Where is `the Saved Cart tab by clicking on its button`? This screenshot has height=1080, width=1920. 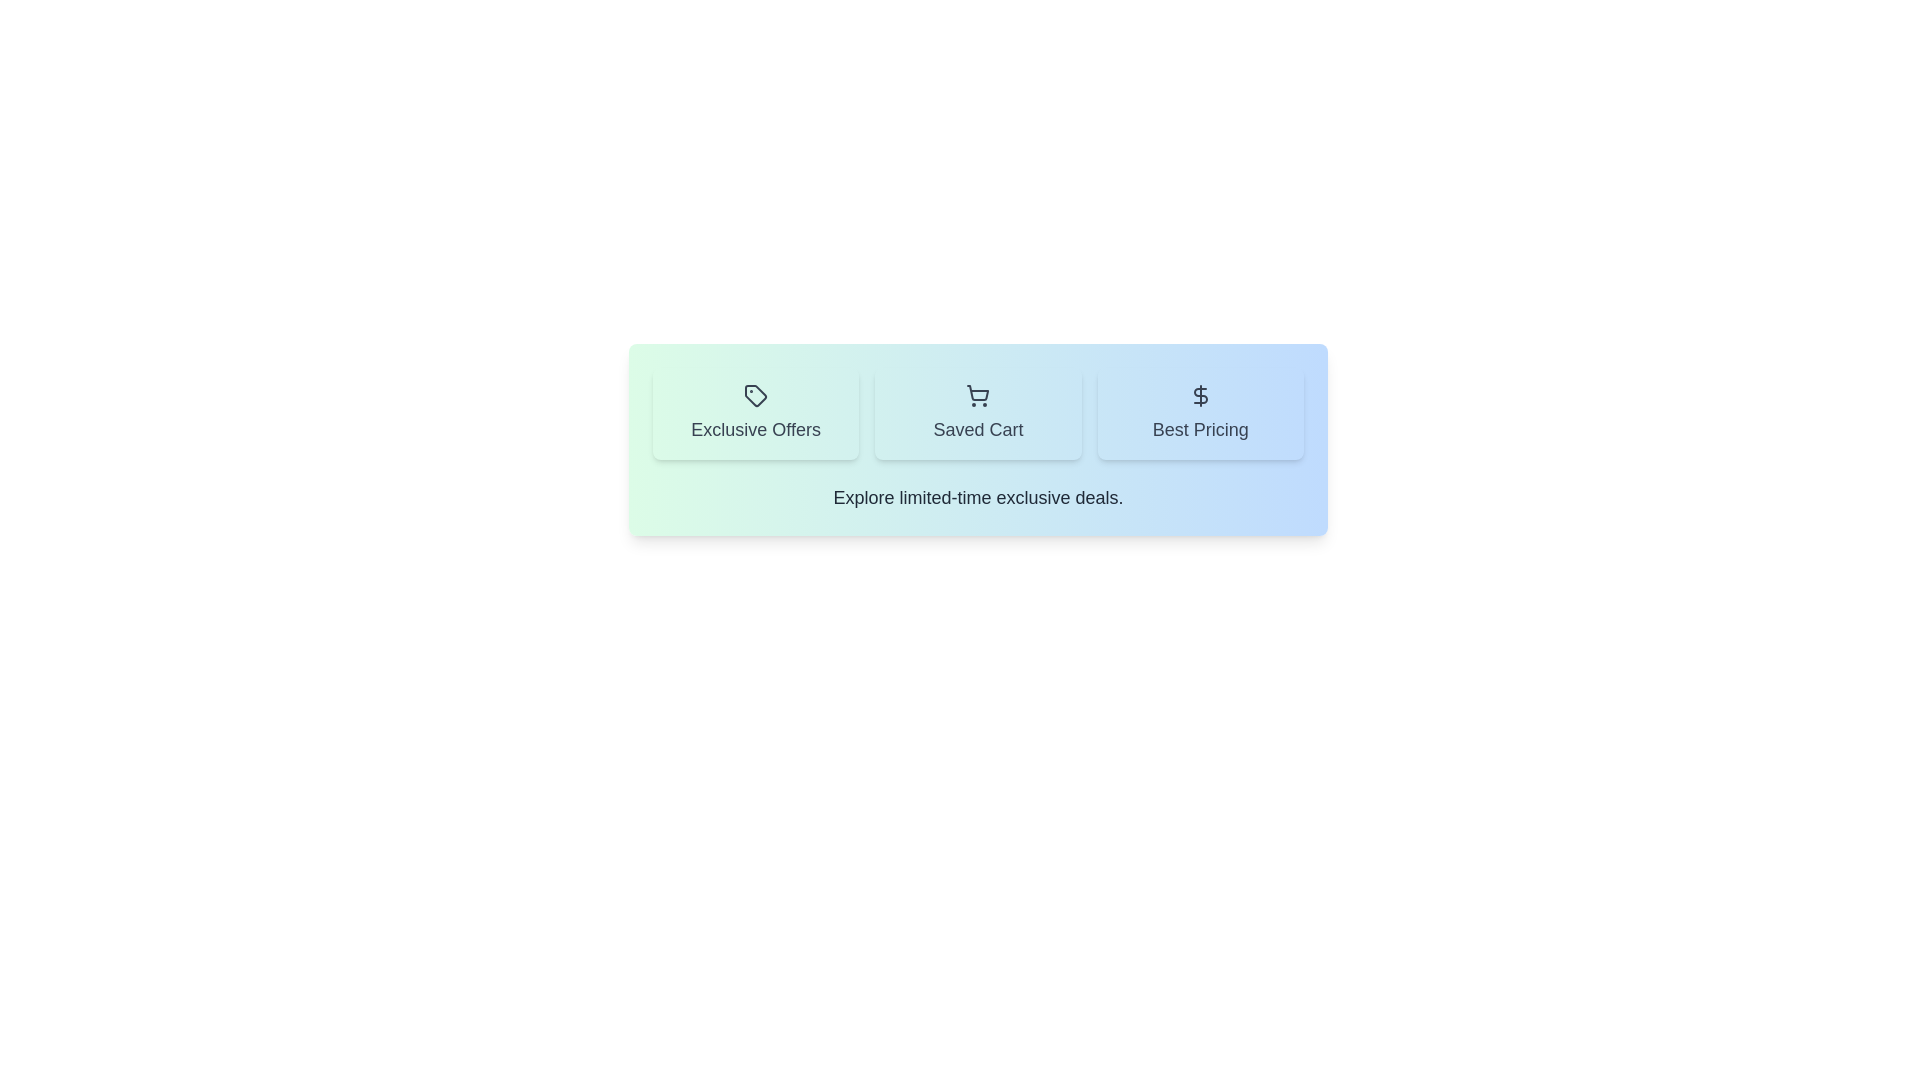
the Saved Cart tab by clicking on its button is located at coordinates (978, 412).